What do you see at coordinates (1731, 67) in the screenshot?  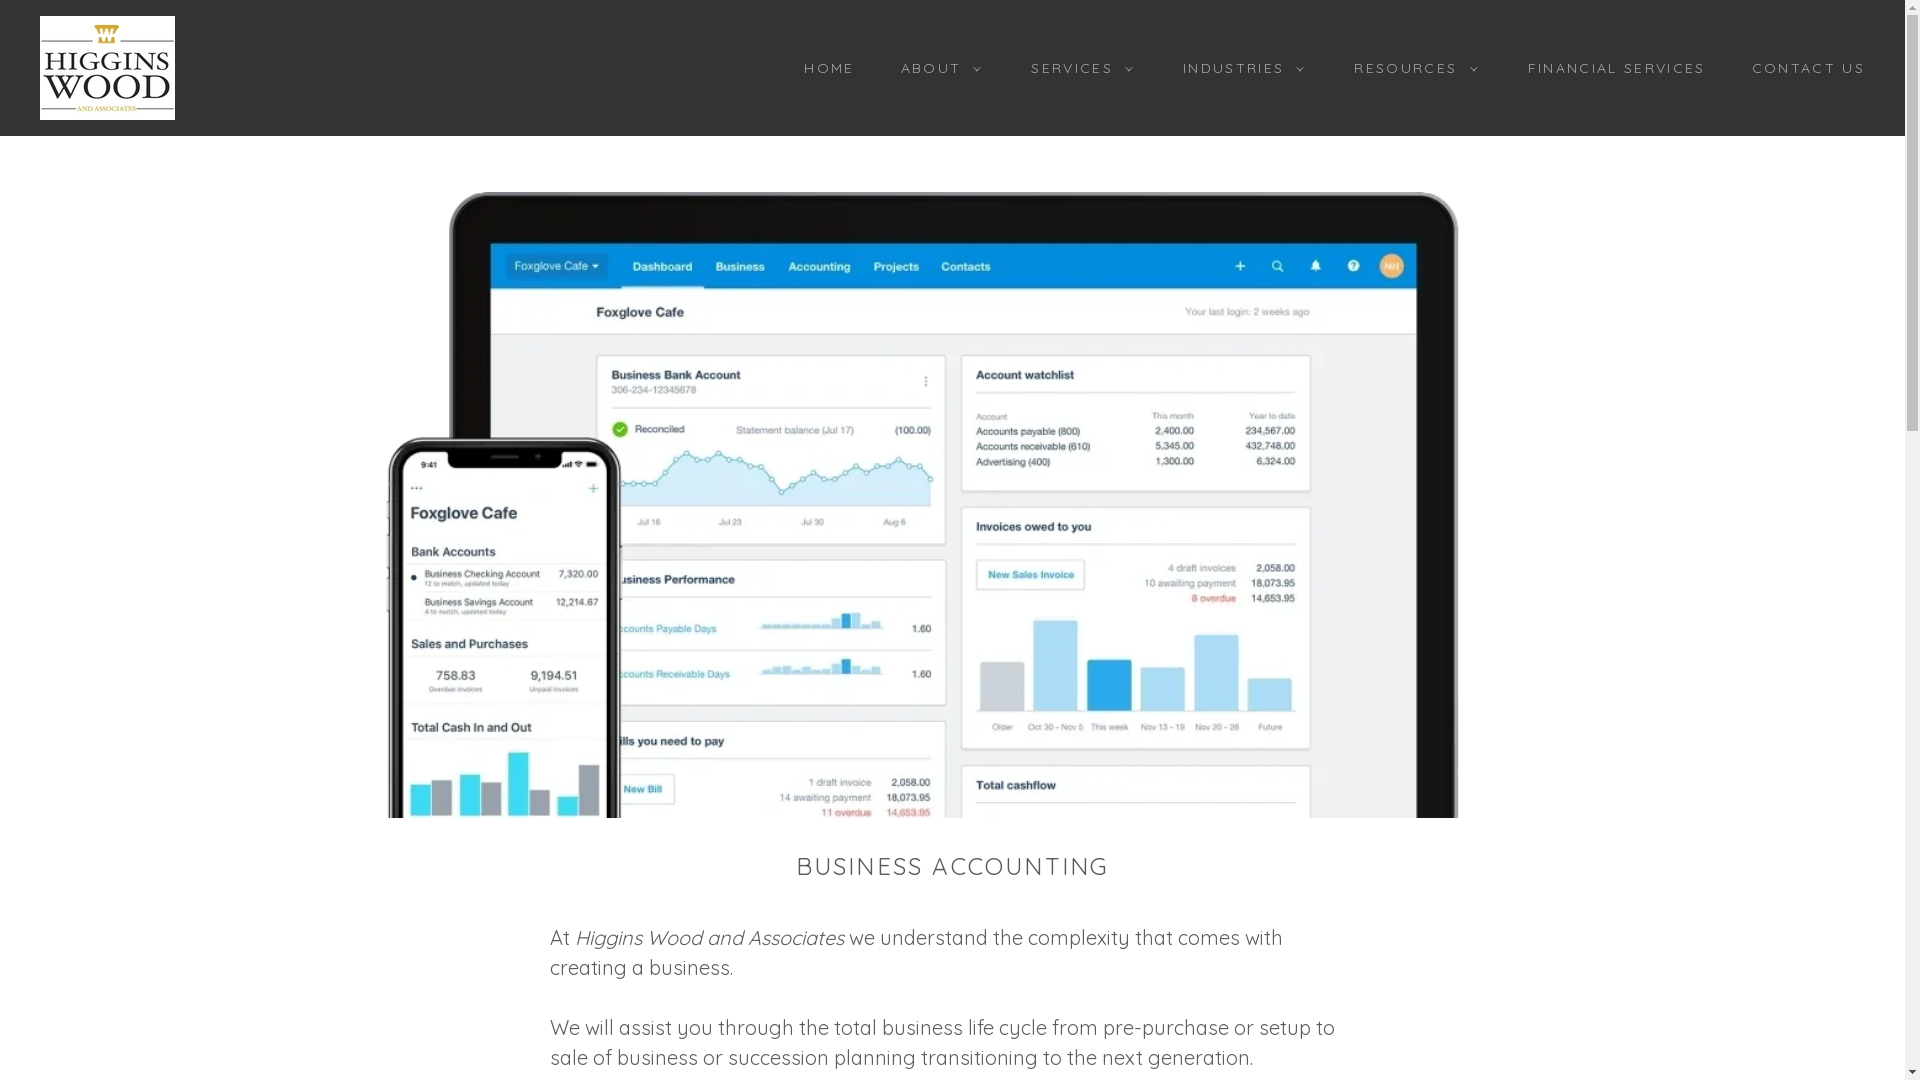 I see `'CONTACT US'` at bounding box center [1731, 67].